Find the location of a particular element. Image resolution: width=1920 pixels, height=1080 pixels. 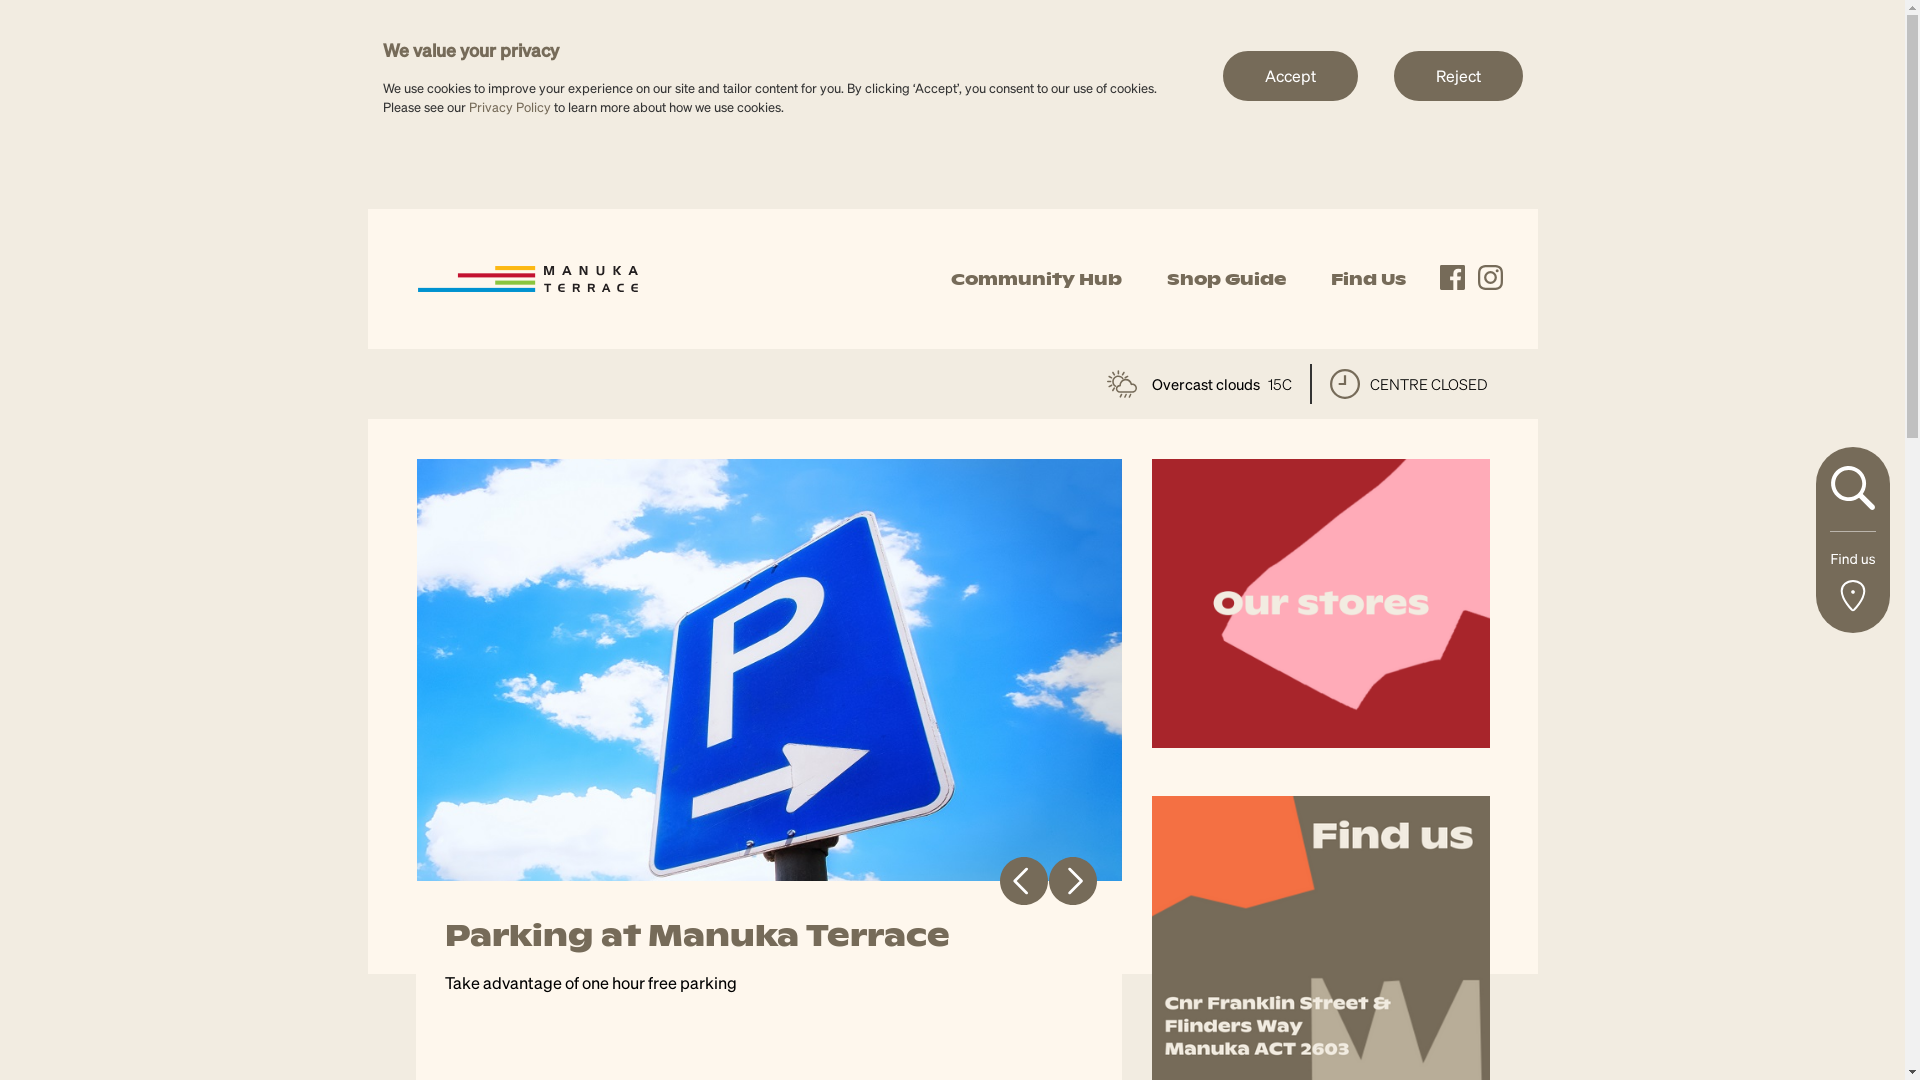

'time' is located at coordinates (1344, 384).